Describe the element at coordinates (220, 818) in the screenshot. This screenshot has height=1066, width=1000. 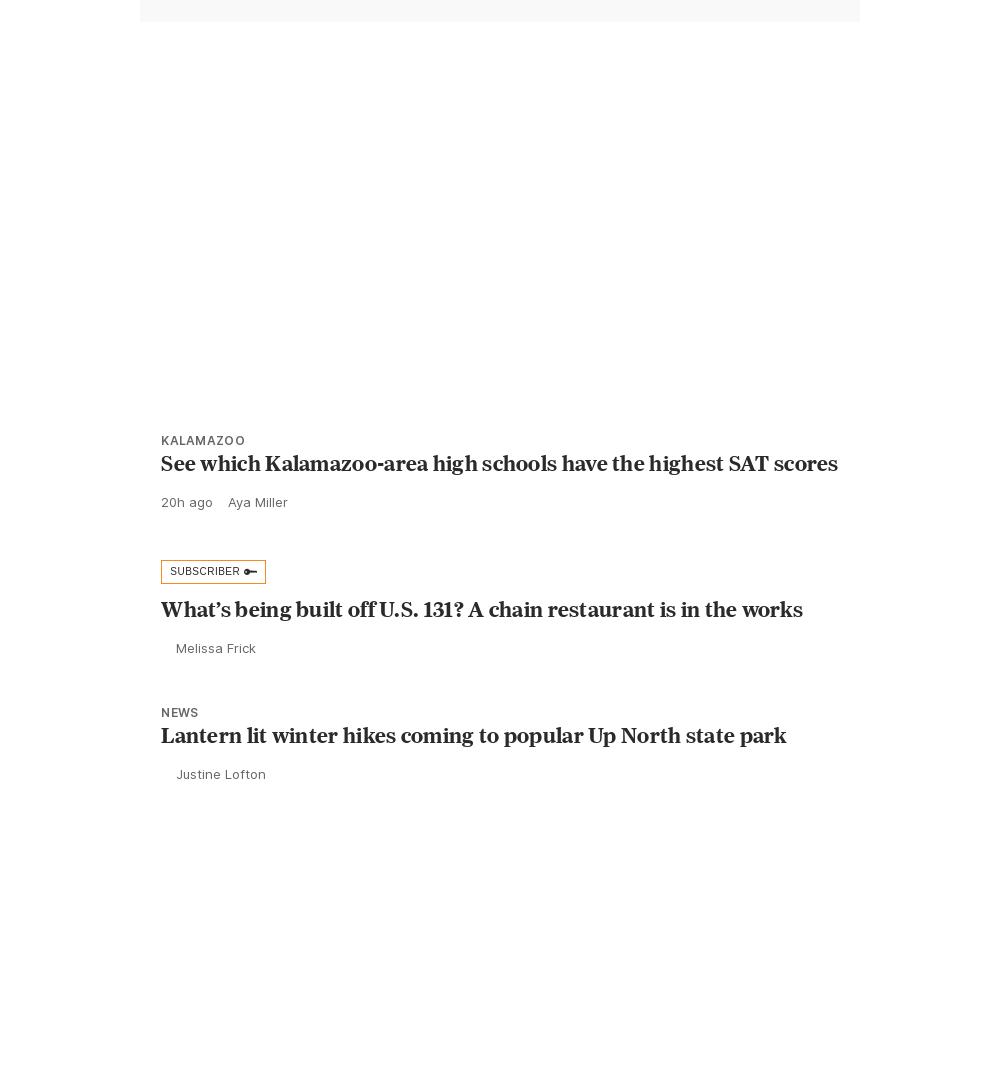
I see `'Justine Lofton'` at that location.